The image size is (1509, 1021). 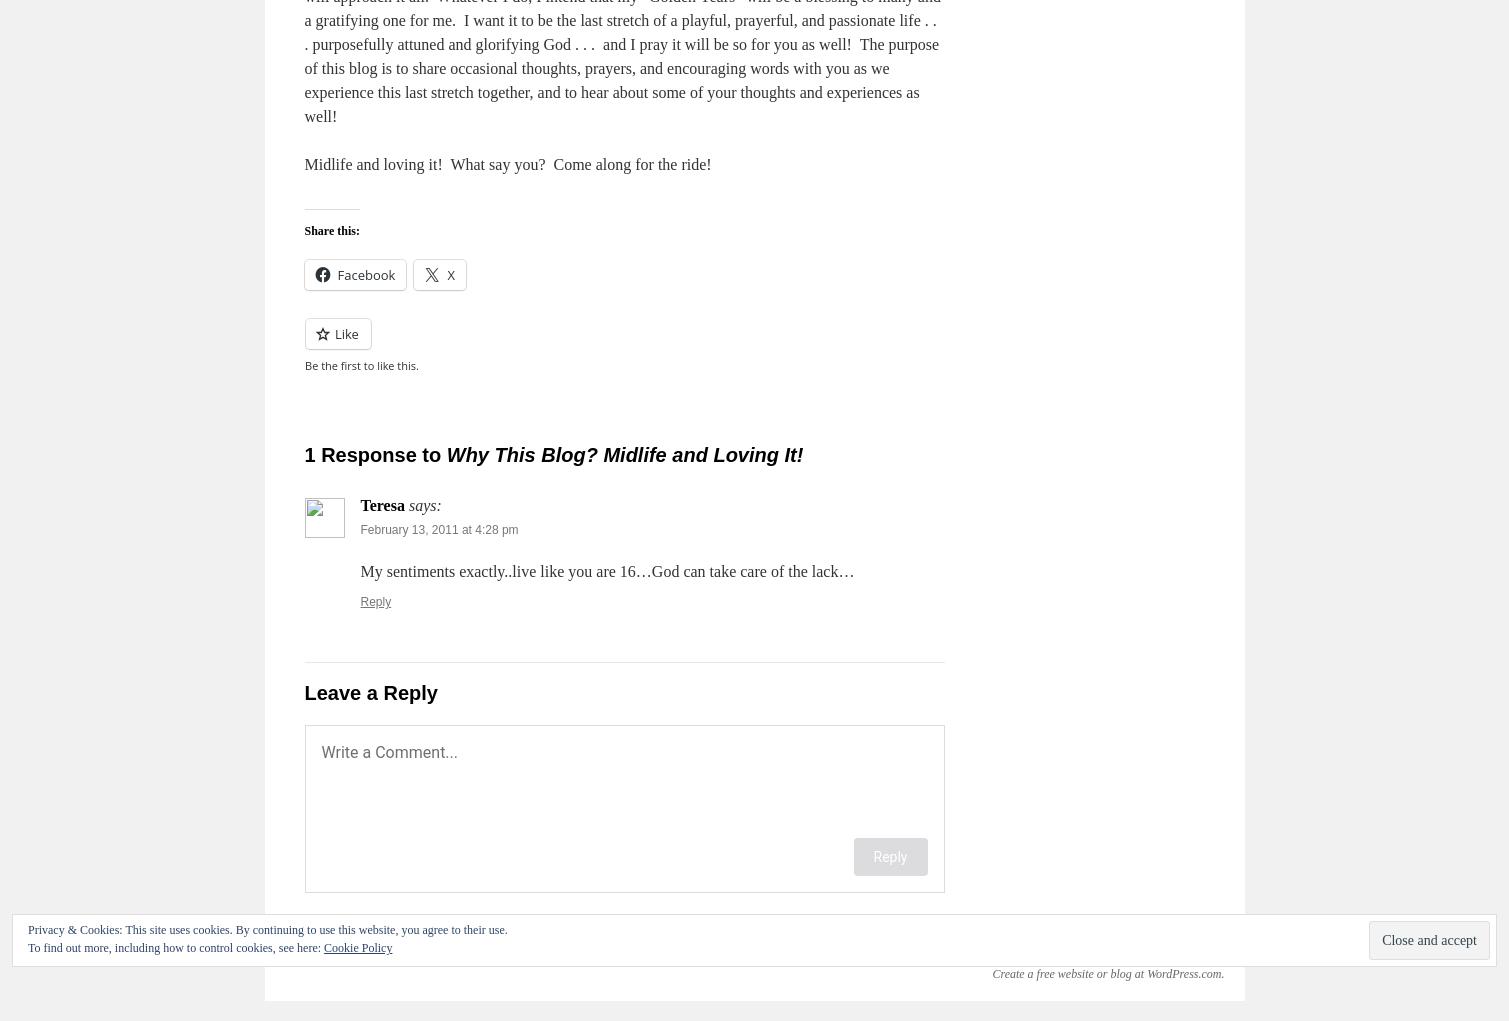 I want to click on 'To find out more, including how to control cookies, see here:', so click(x=175, y=946).